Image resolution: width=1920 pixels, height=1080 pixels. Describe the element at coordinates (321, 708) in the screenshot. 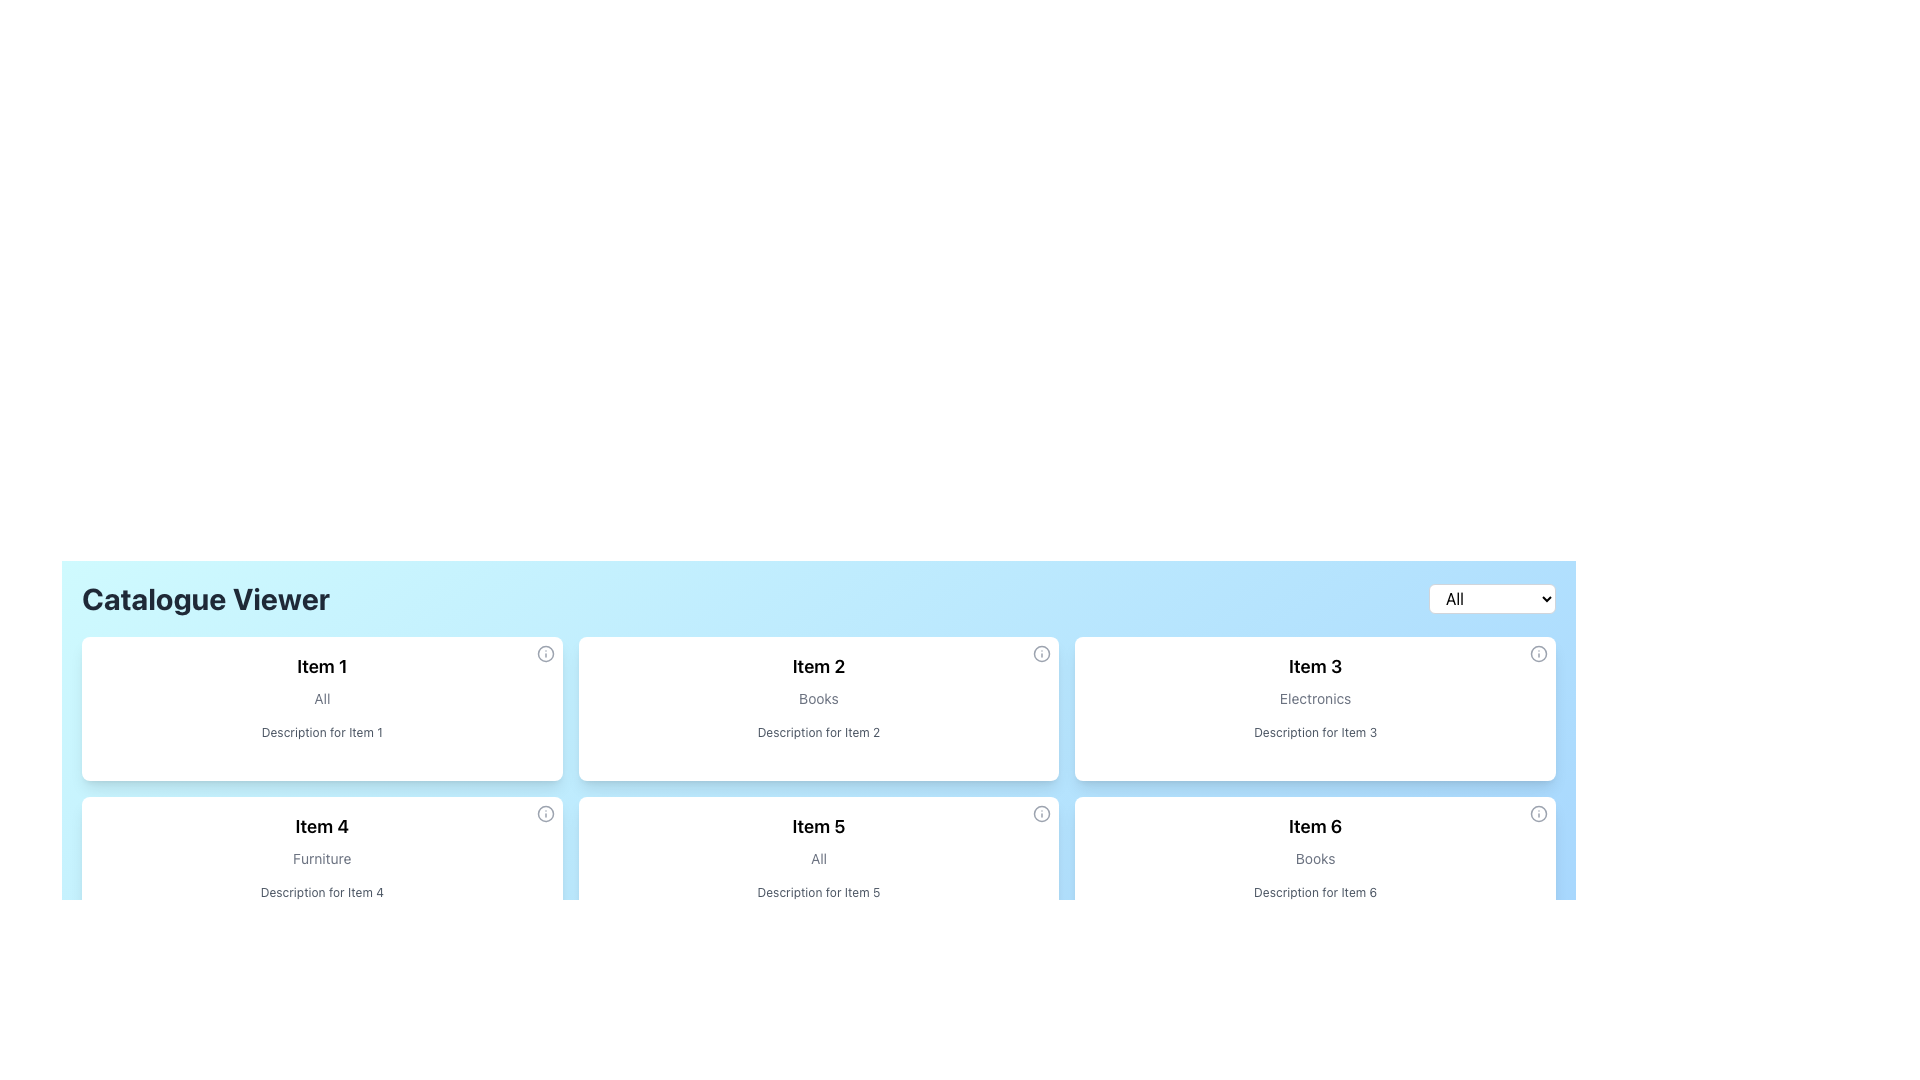

I see `the first Information card in the grid layout, which displays details about a catalog item located in the top-left corner of the grid` at that location.